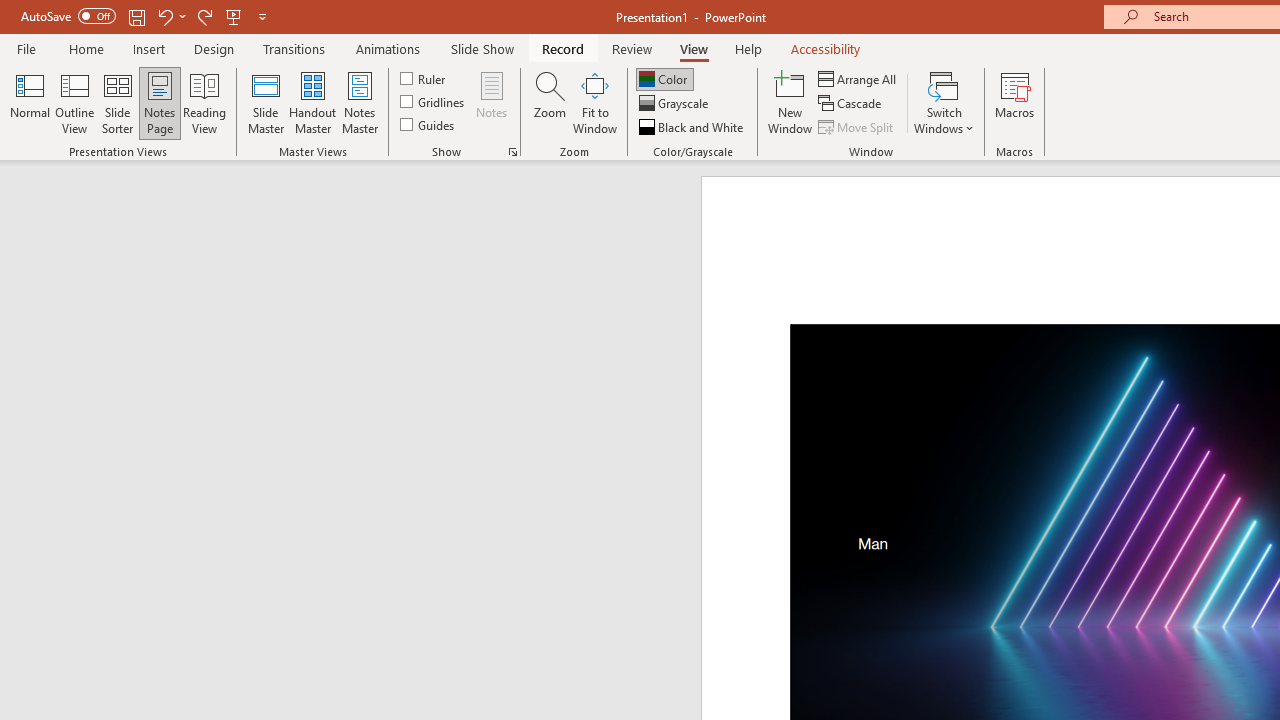  I want to click on 'Notes Page', so click(160, 103).